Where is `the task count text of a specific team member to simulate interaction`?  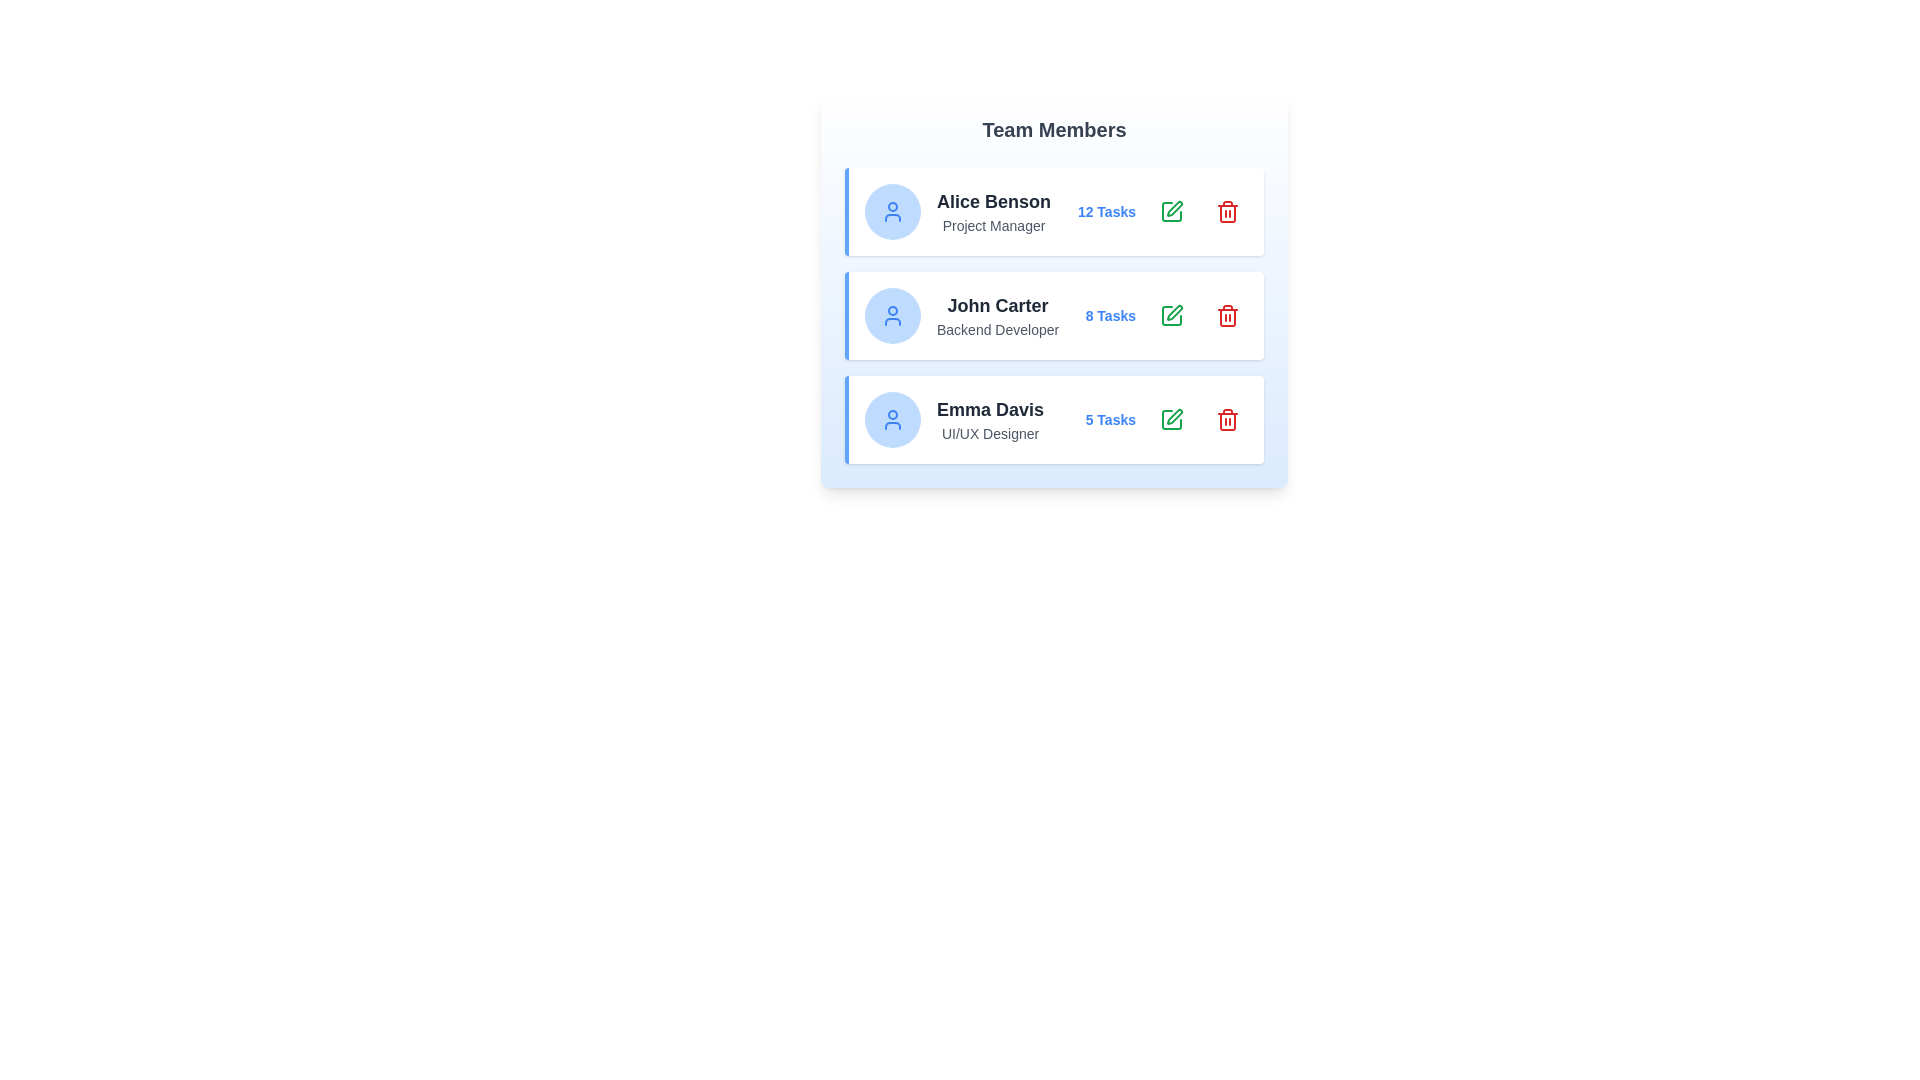 the task count text of a specific team member to simulate interaction is located at coordinates (1105, 212).